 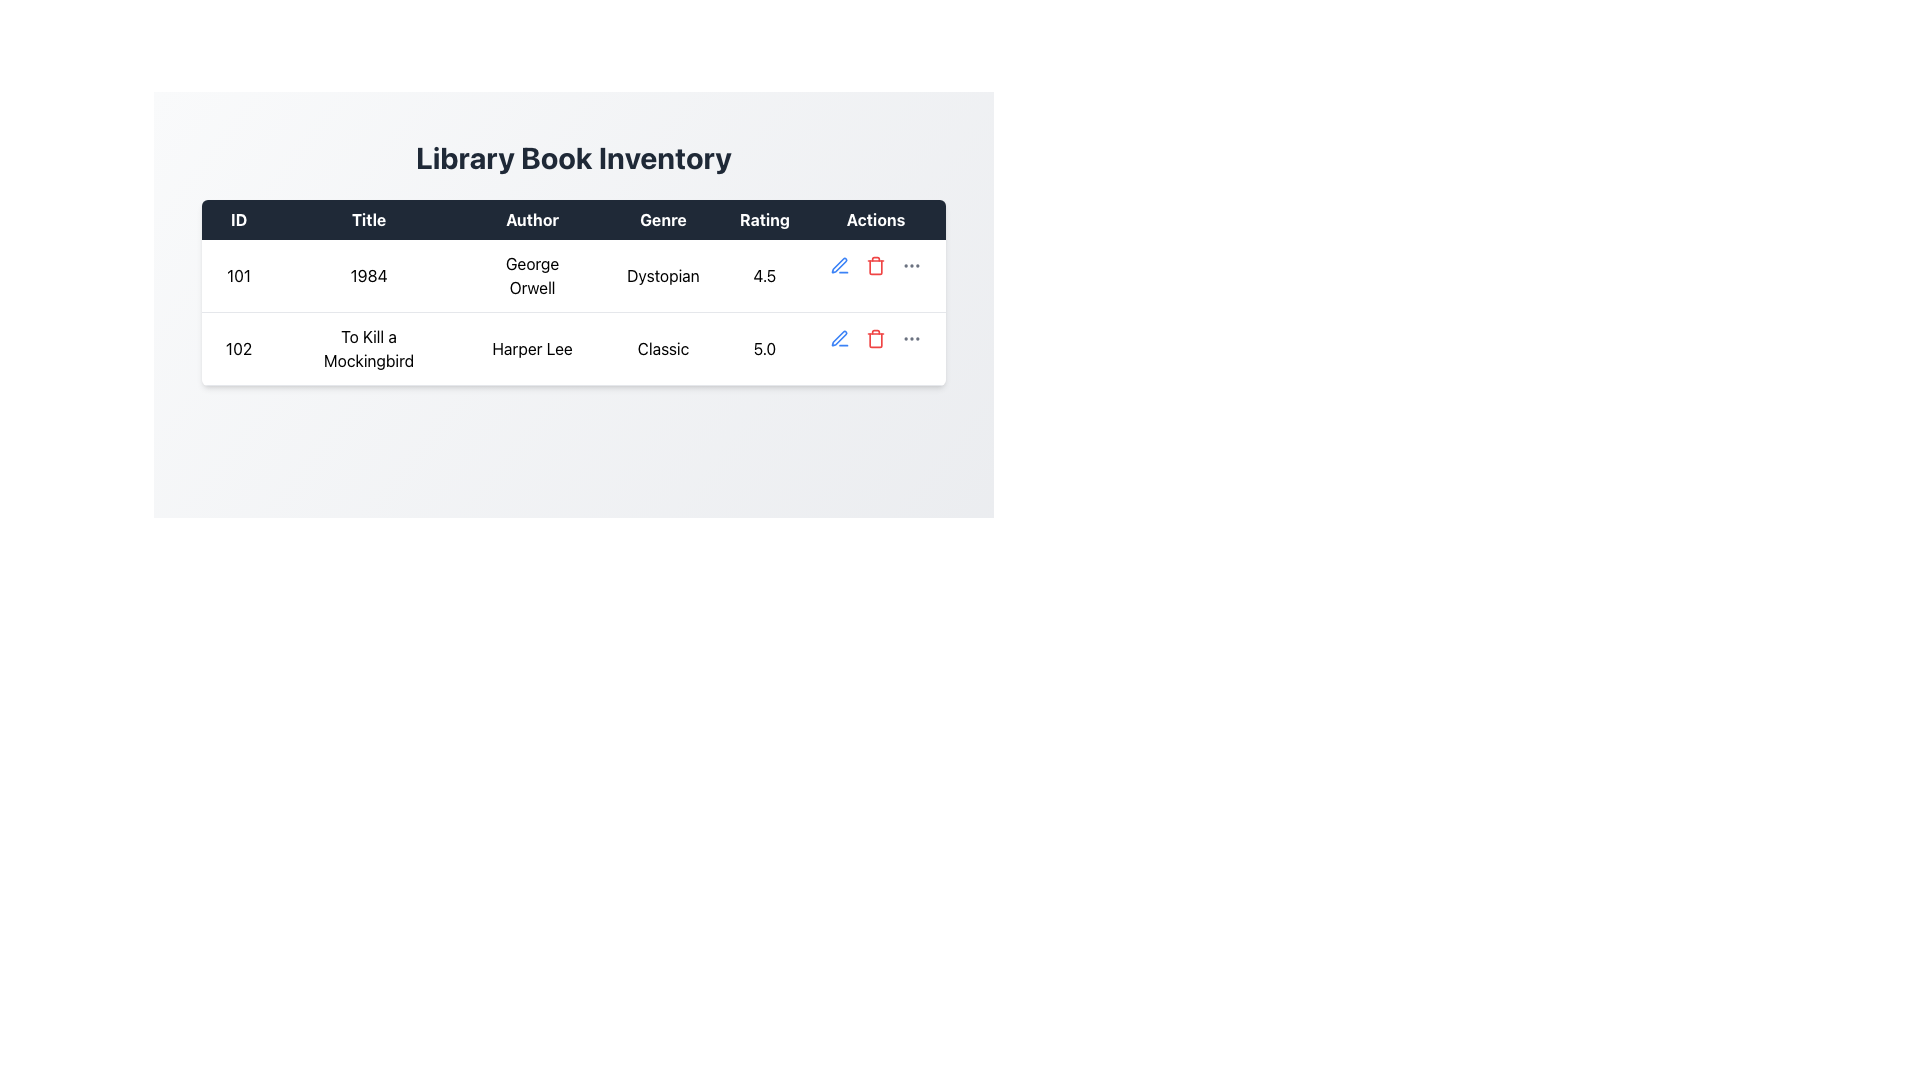 What do you see at coordinates (663, 347) in the screenshot?
I see `the static text label that indicates the genre of the book 'To Kill a Mockingbird' in the second row of the table` at bounding box center [663, 347].